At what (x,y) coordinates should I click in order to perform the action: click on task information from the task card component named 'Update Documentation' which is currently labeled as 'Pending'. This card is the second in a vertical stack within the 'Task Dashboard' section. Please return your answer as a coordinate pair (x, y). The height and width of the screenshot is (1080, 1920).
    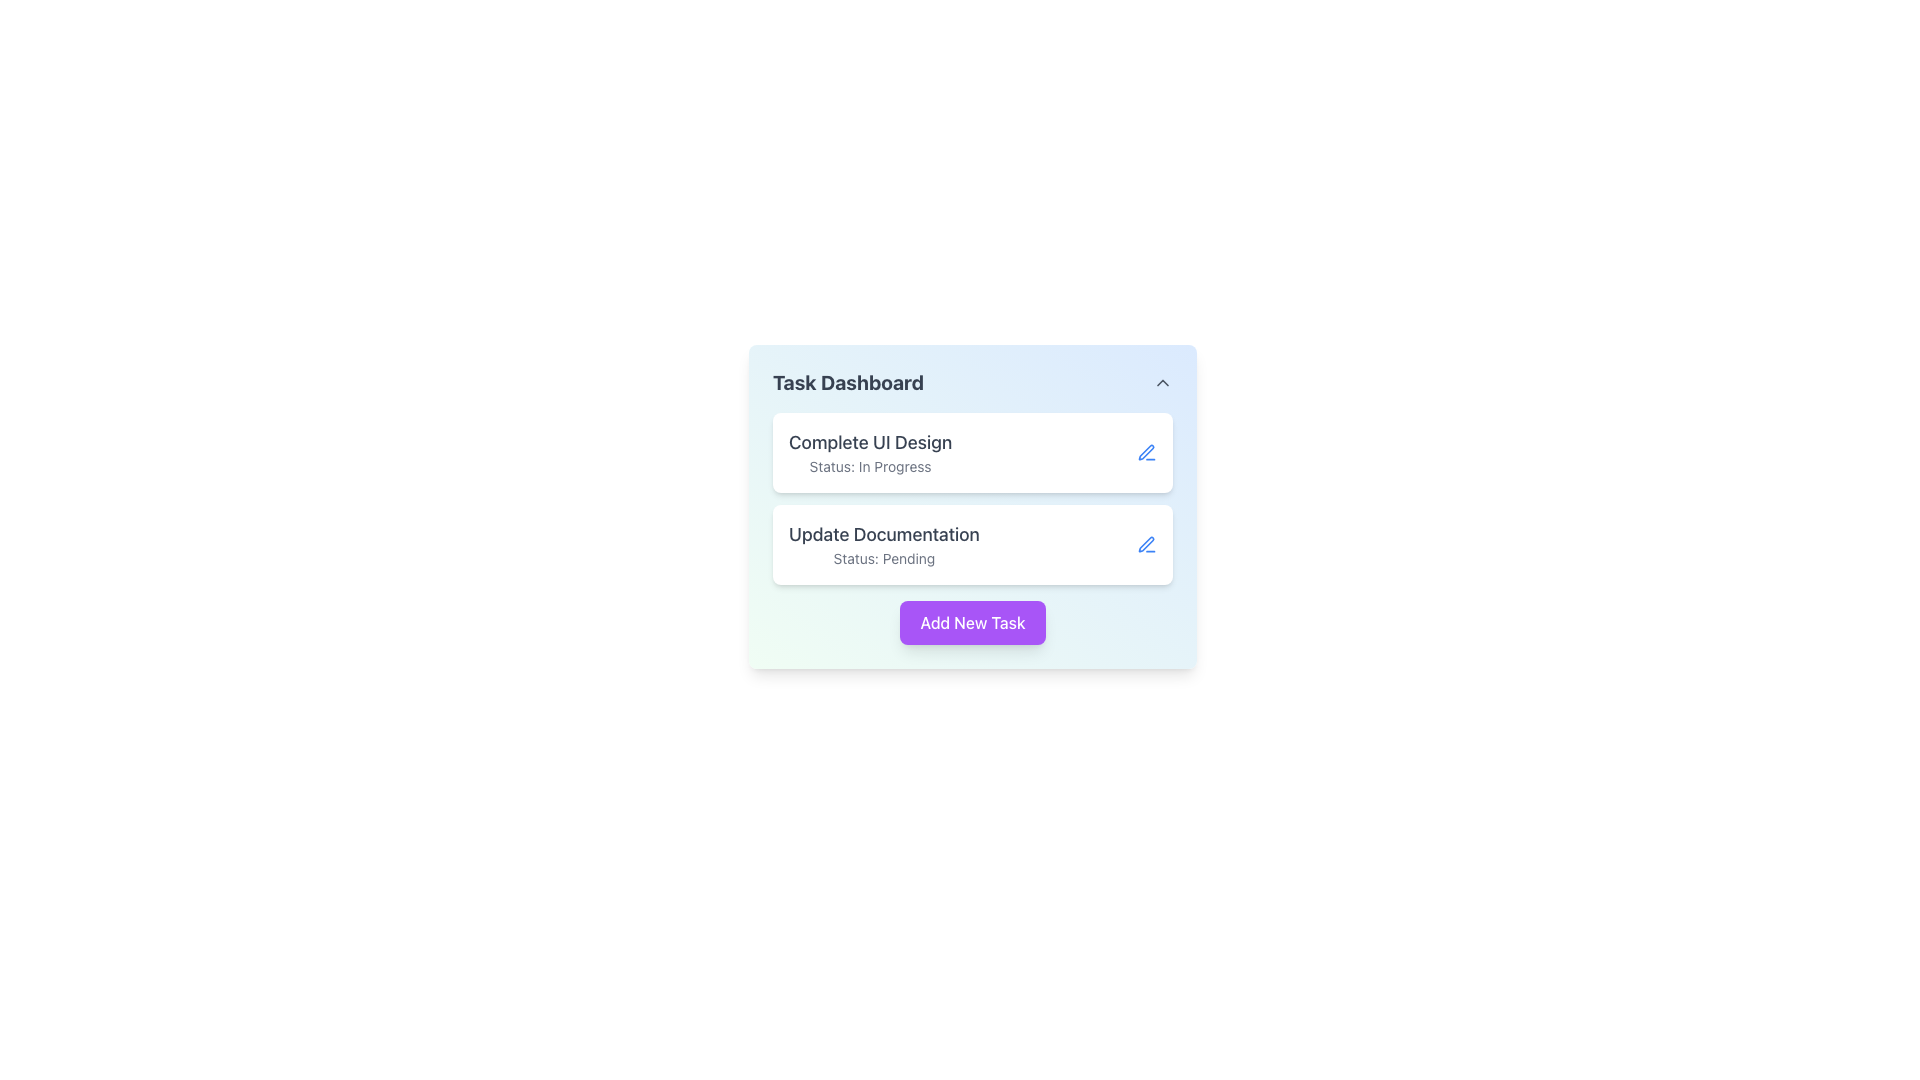
    Looking at the image, I should click on (973, 544).